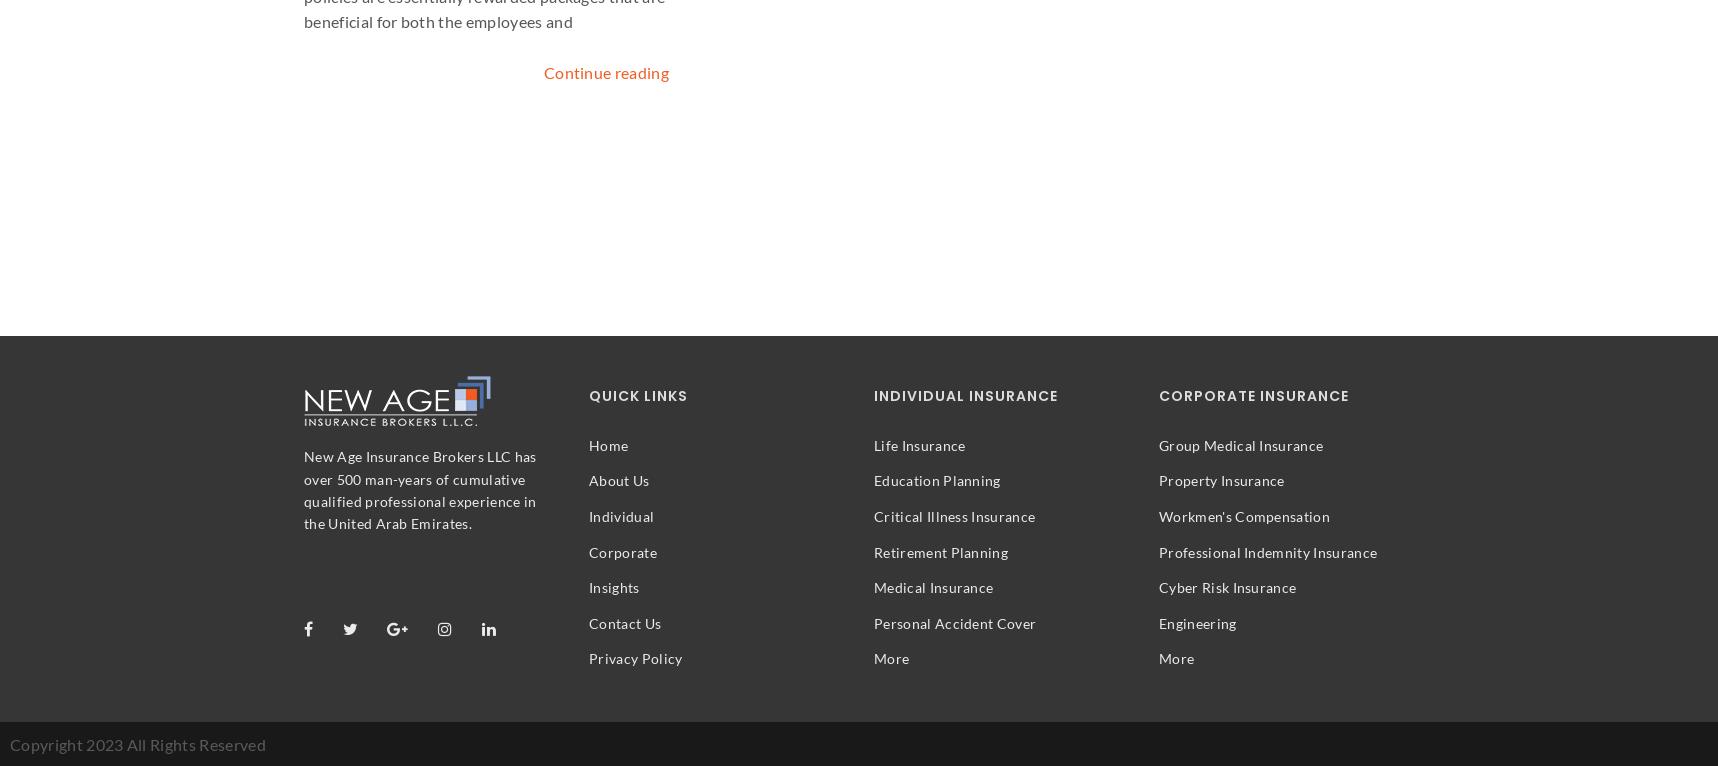 This screenshot has height=766, width=1718. What do you see at coordinates (1197, 621) in the screenshot?
I see `'Engineering'` at bounding box center [1197, 621].